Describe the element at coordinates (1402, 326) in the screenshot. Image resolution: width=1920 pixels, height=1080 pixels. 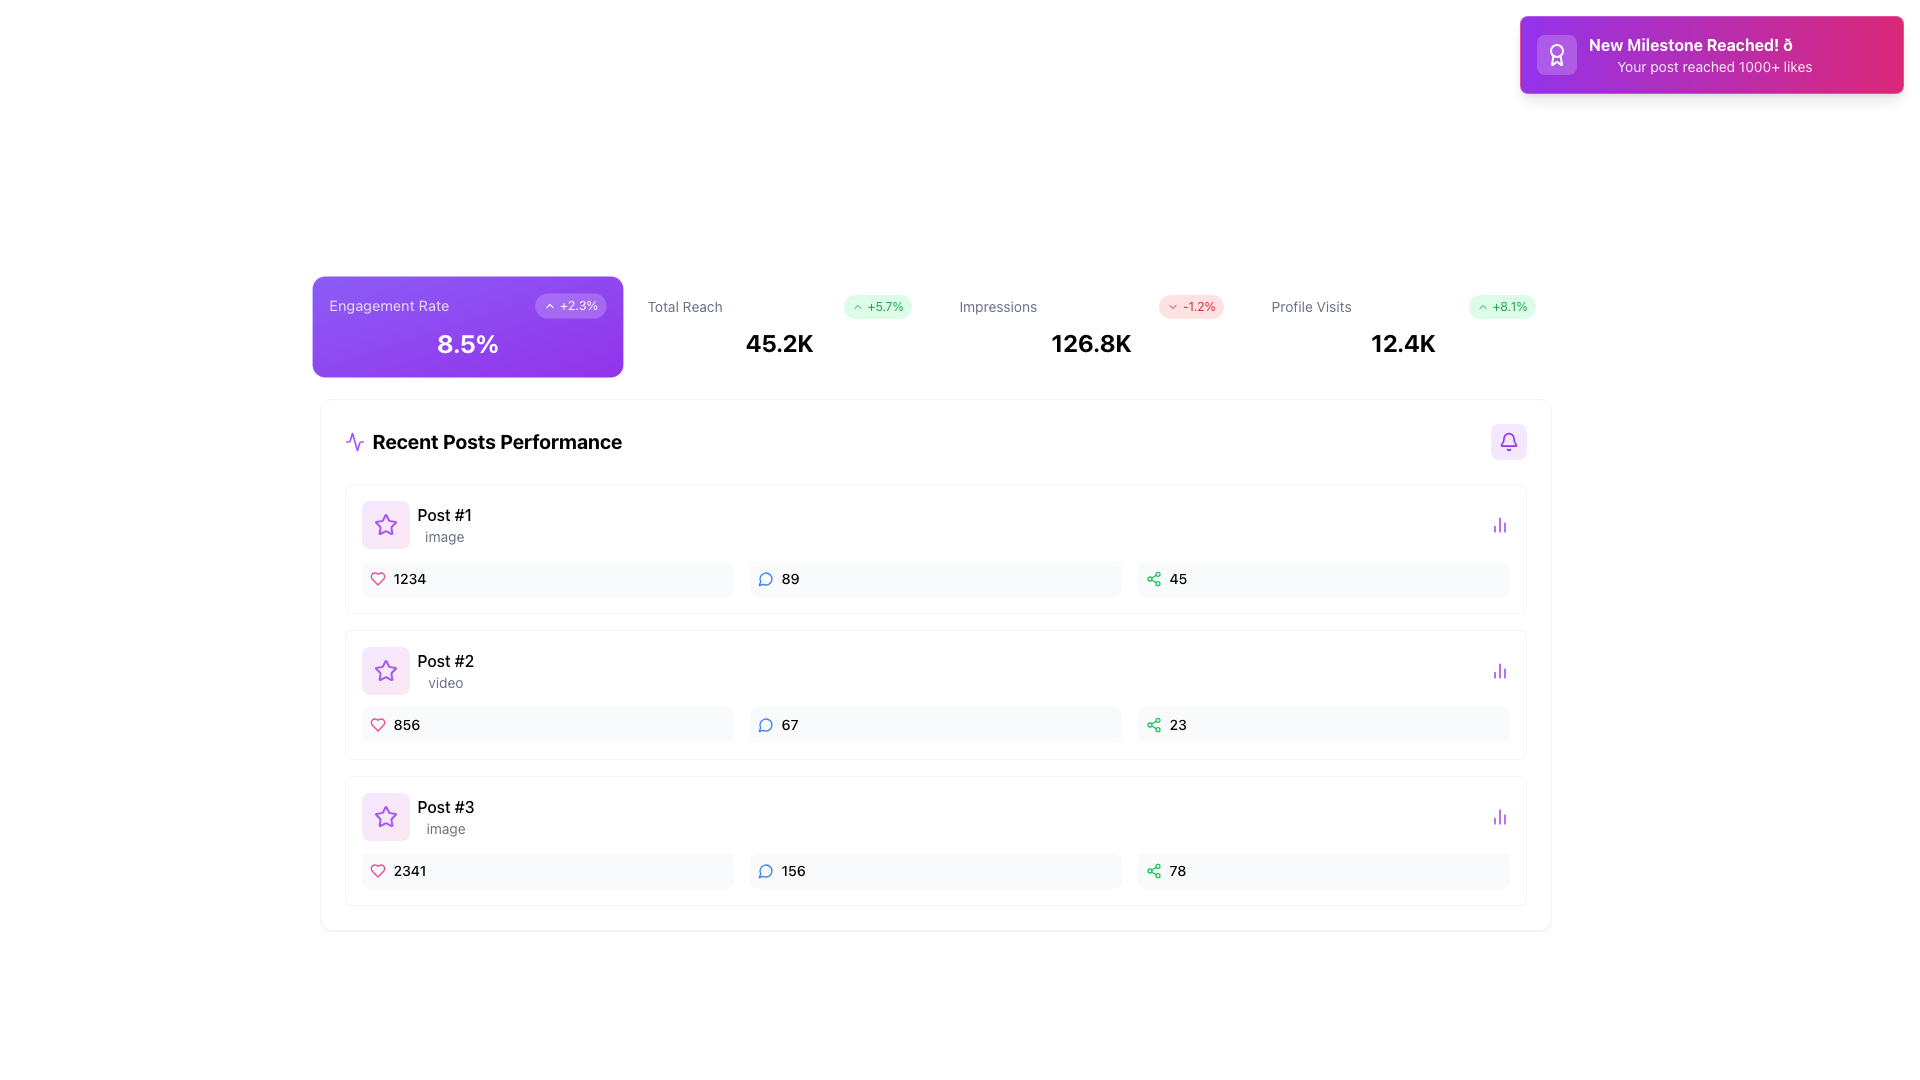
I see `displayed data from the Informative data card located in the top-right corner of the grid, which shows 'Profile Visits' with a value of '12.4K' and a badge of '+8.1%'` at that location.